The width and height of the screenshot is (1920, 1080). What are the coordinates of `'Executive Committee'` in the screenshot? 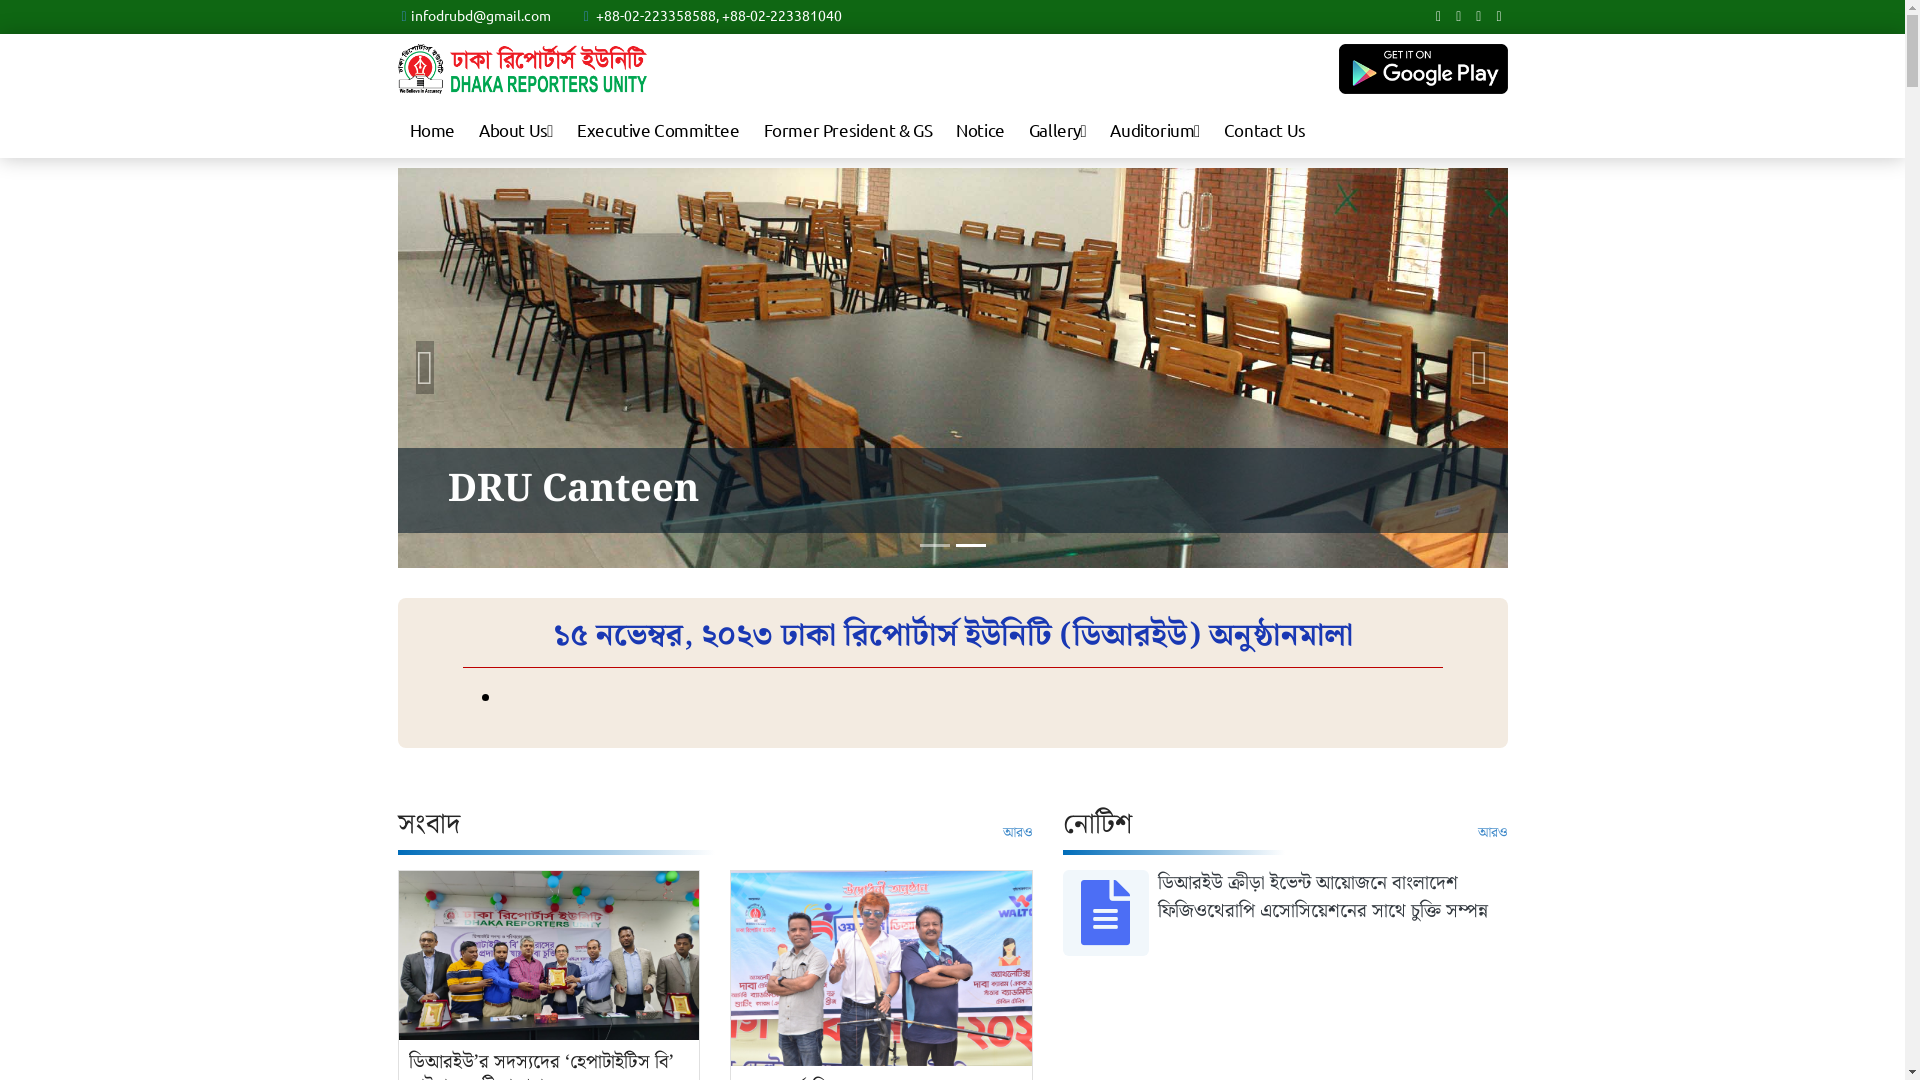 It's located at (657, 130).